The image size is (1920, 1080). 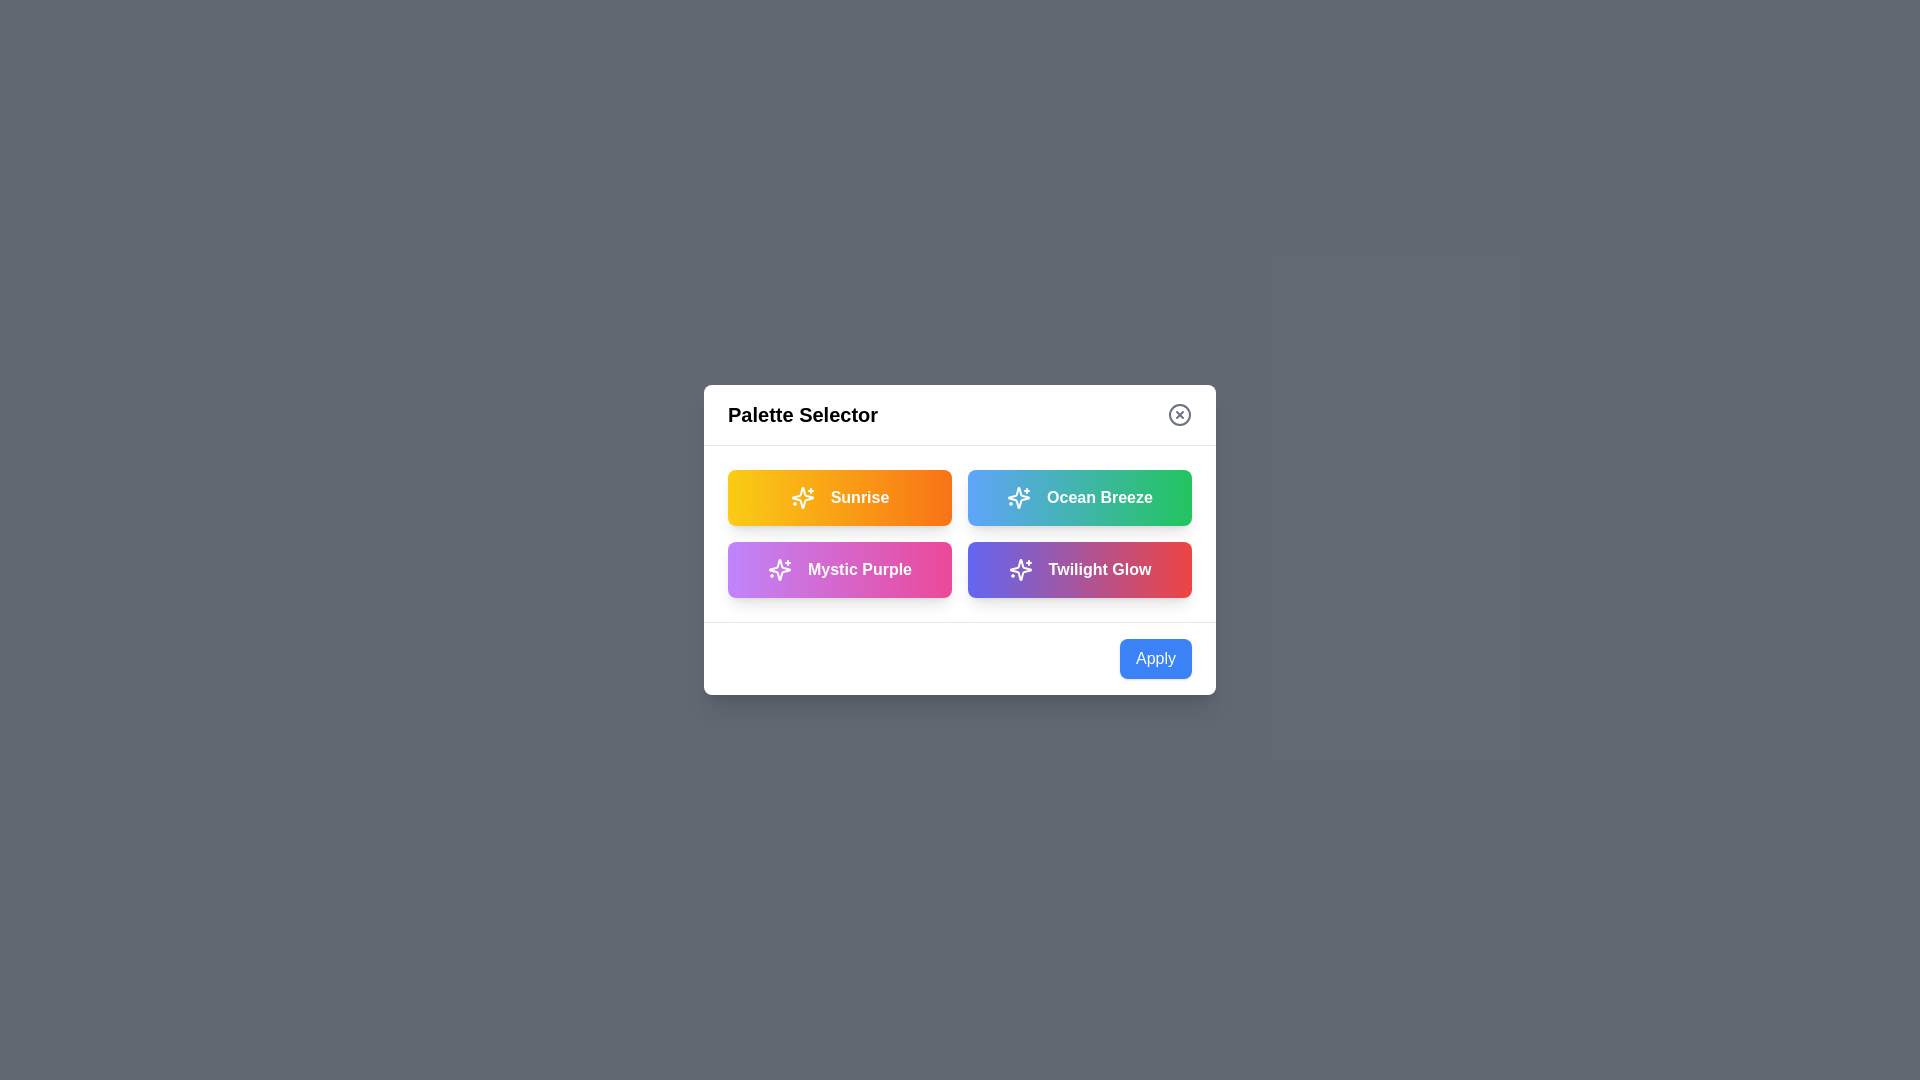 What do you see at coordinates (1180, 414) in the screenshot?
I see `the close button to close the dialog` at bounding box center [1180, 414].